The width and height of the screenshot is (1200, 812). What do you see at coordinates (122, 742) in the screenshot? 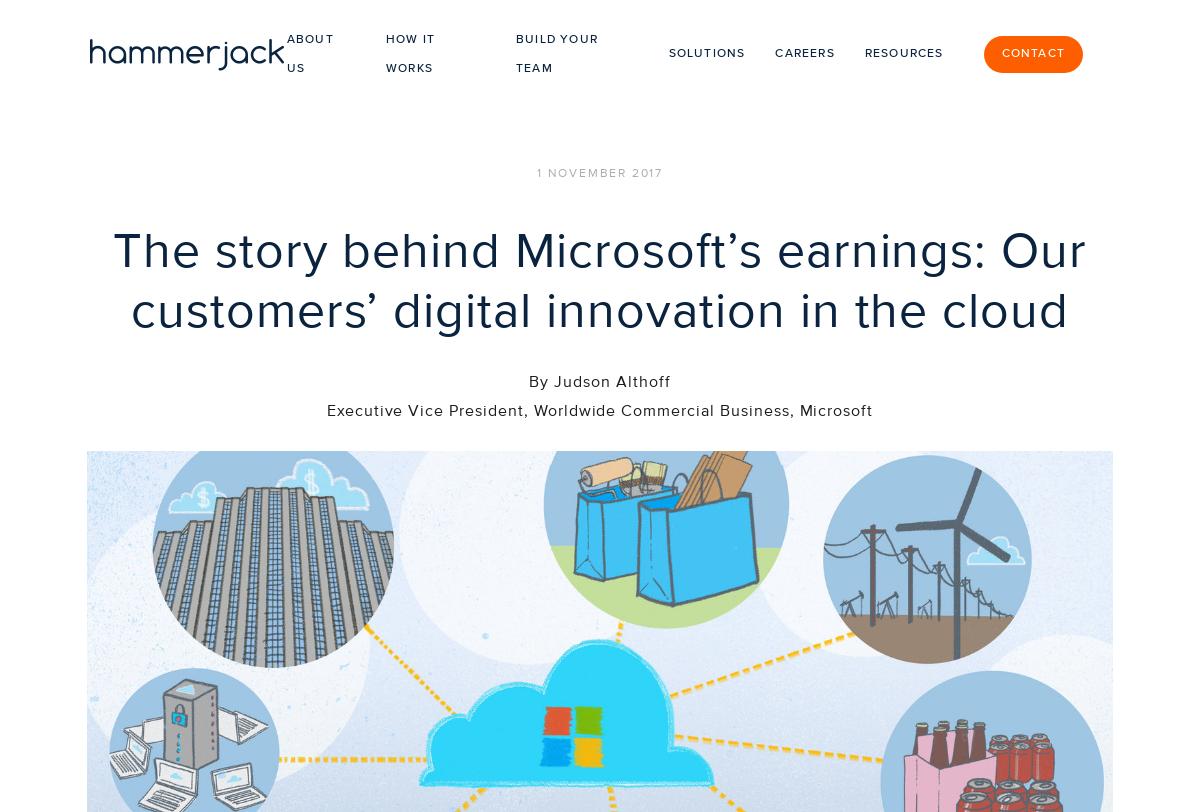
I see `'ABOUT US'` at bounding box center [122, 742].